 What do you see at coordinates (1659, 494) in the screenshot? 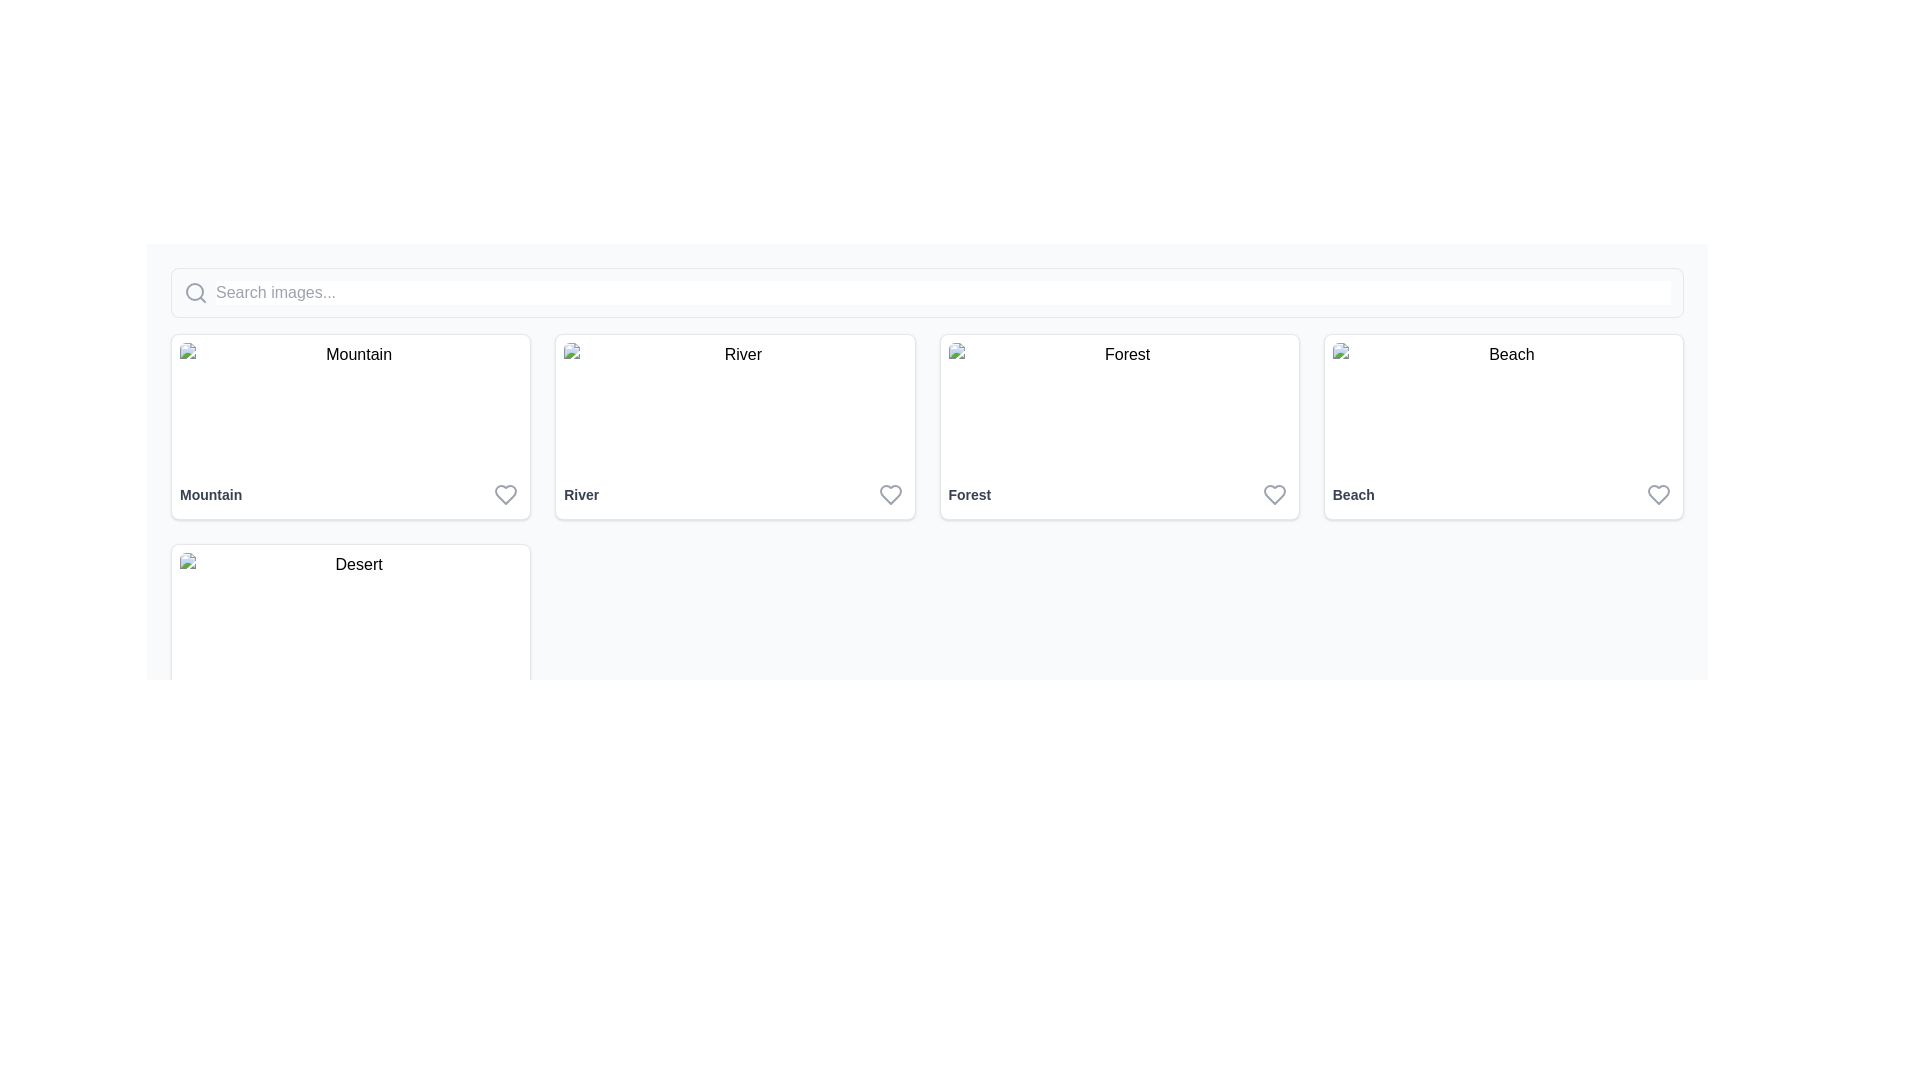
I see `the interactive button located to the far right of the 'Beach' row` at bounding box center [1659, 494].